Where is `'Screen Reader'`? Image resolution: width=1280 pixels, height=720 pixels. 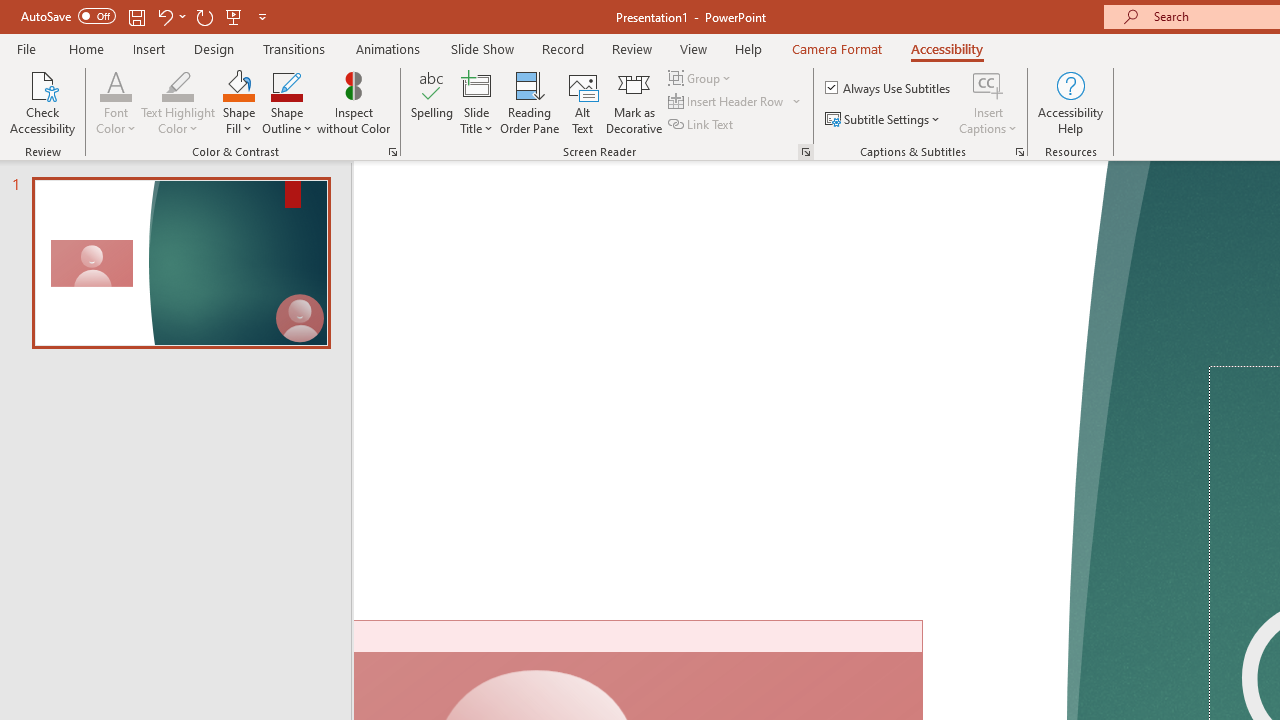
'Screen Reader' is located at coordinates (805, 150).